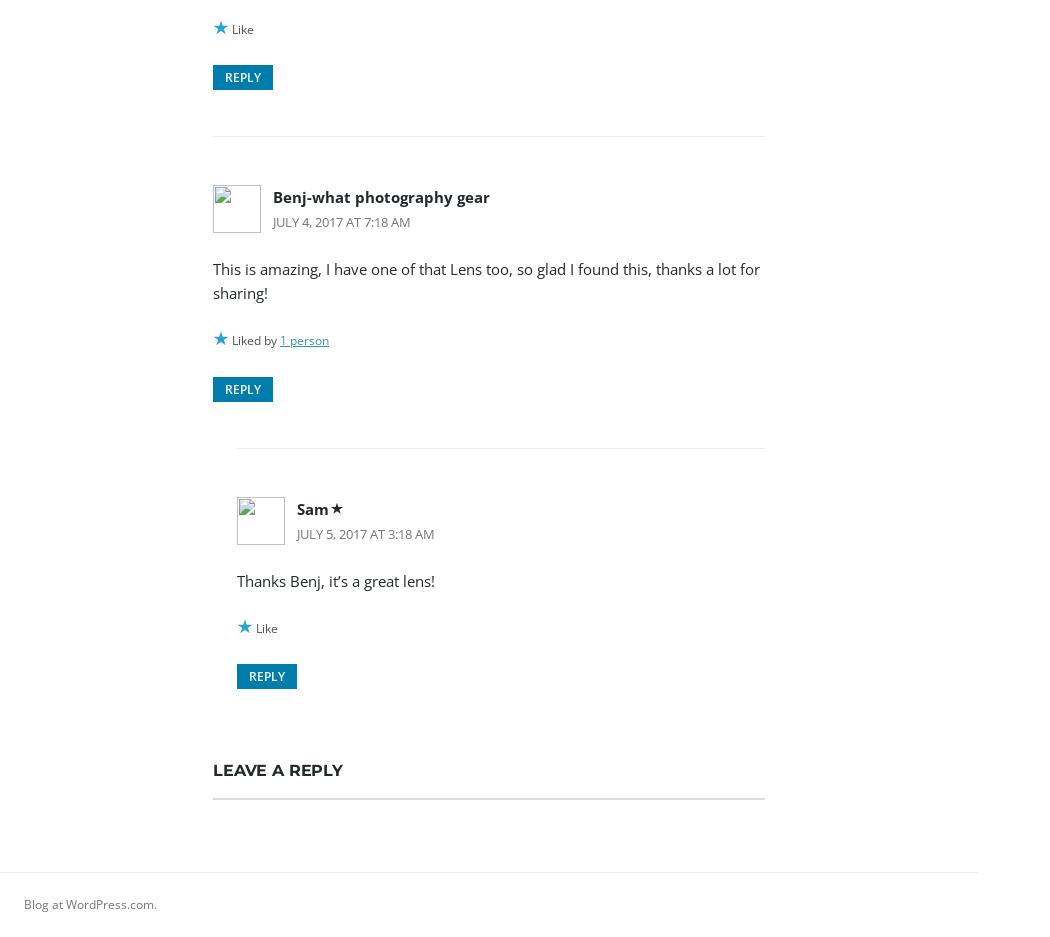 The height and width of the screenshot is (937, 1050). Describe the element at coordinates (365, 531) in the screenshot. I see `'July 5, 2017 at 3:18 am'` at that location.